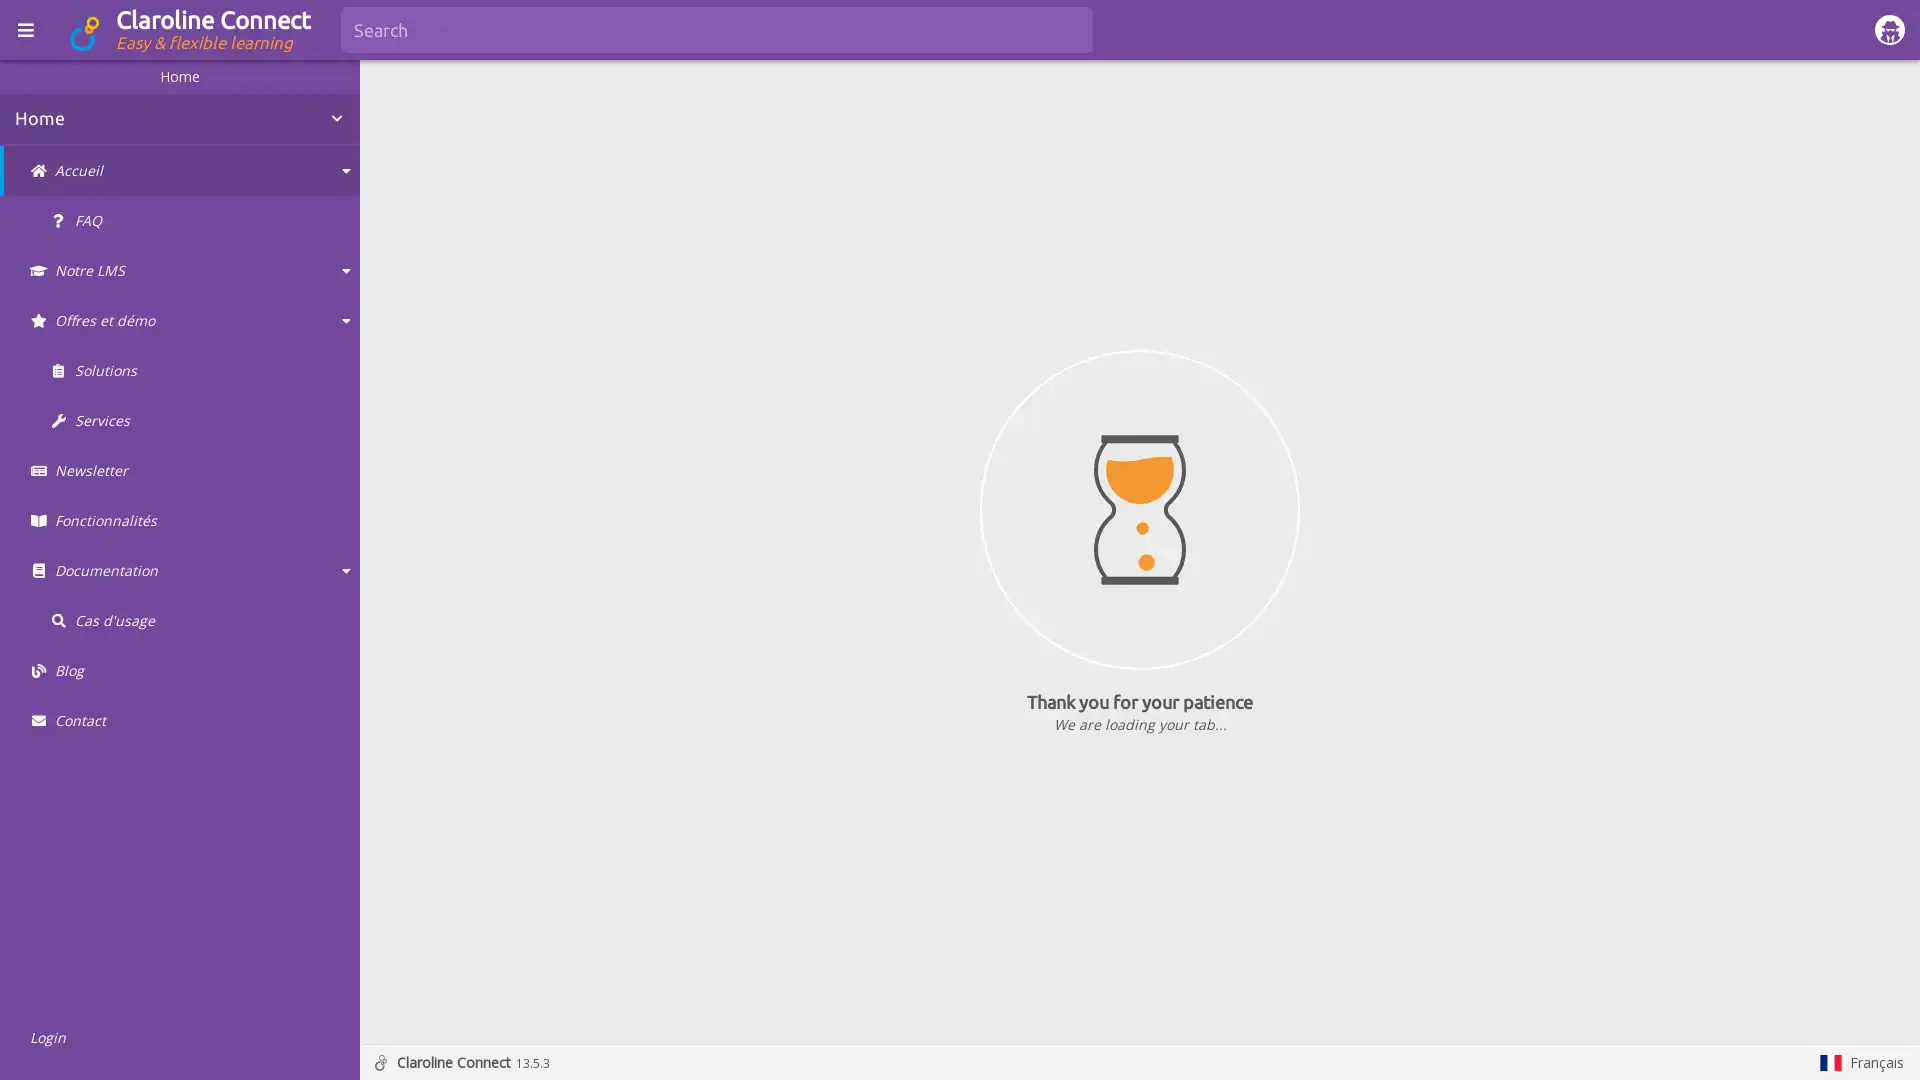  I want to click on Collapse, so click(345, 319).